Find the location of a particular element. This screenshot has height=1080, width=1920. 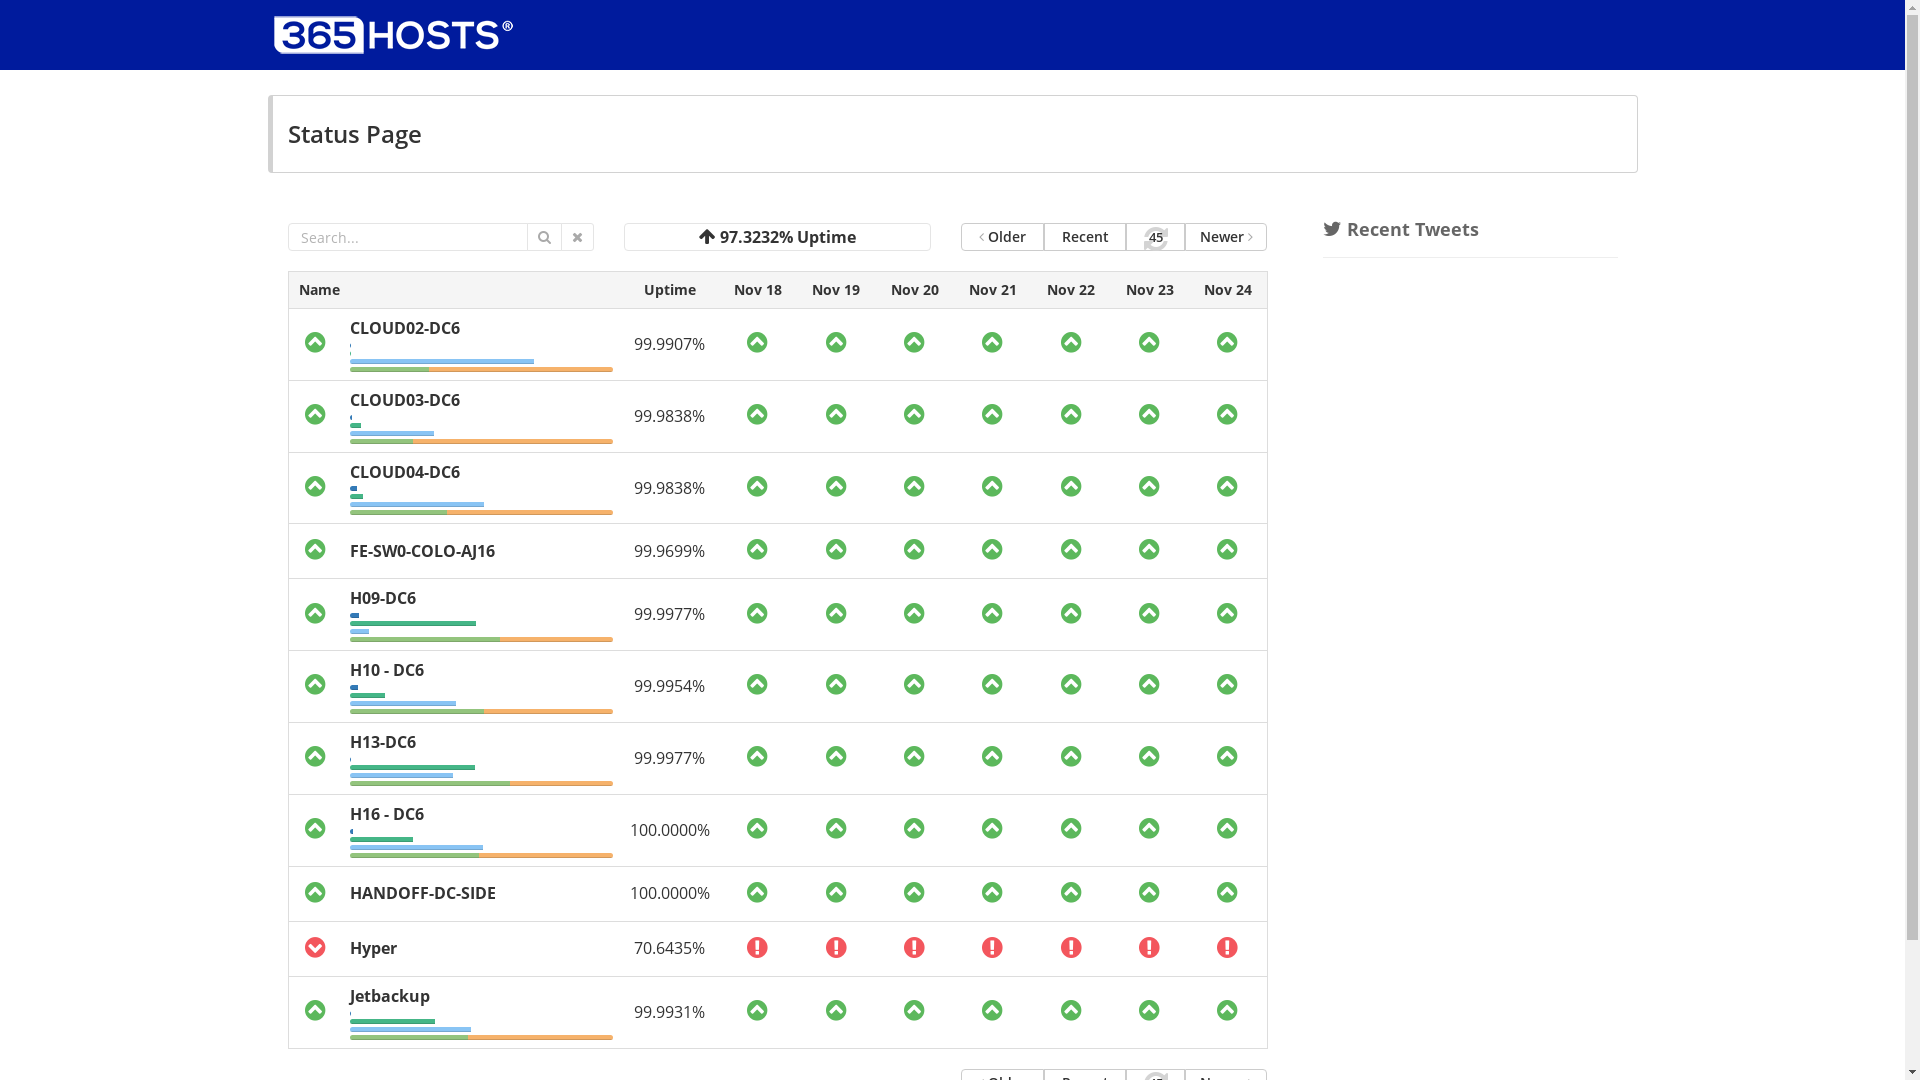

'H09-DC6' is located at coordinates (383, 596).